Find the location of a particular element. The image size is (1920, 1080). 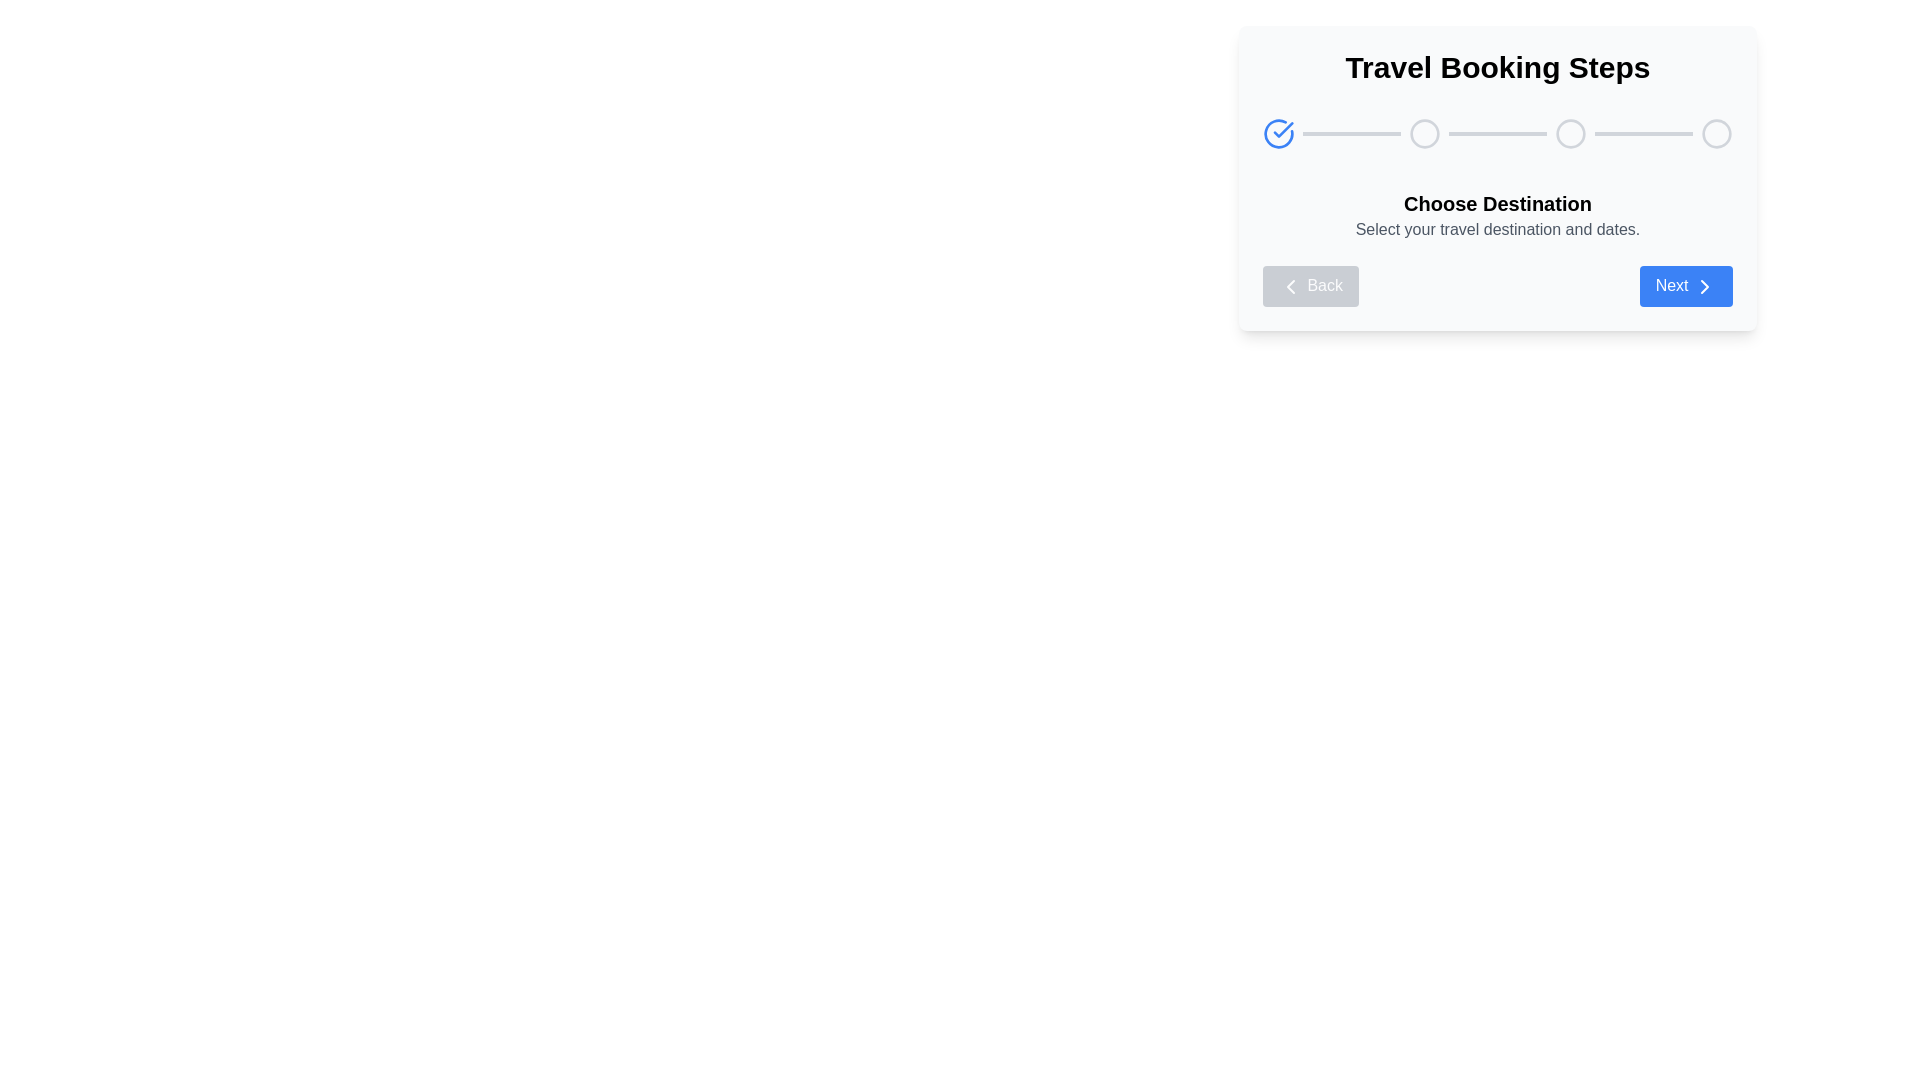

the second step indicator circle in the progress tracker of the 'Travel Booking Steps' section is located at coordinates (1424, 132).